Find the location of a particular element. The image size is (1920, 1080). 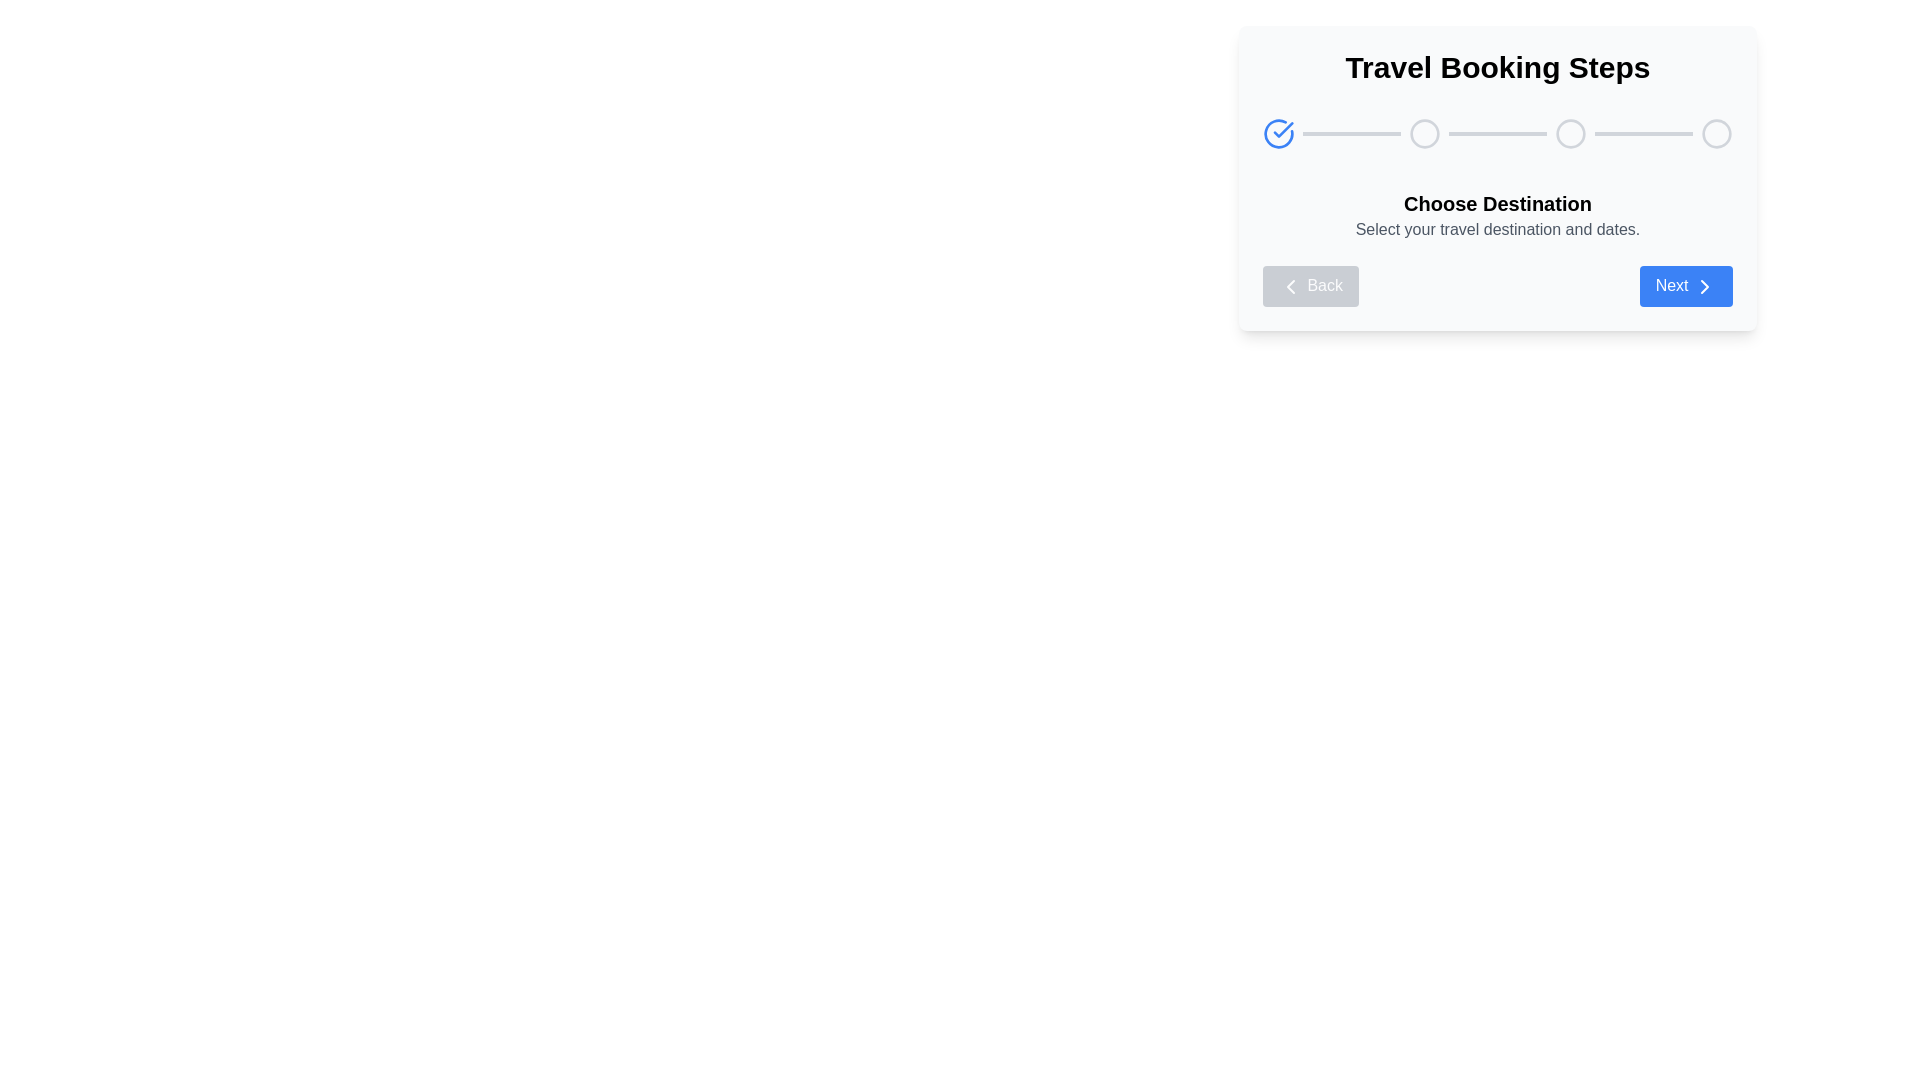

the second step indicator circle in the progress tracker of the 'Travel Booking Steps' section is located at coordinates (1424, 132).